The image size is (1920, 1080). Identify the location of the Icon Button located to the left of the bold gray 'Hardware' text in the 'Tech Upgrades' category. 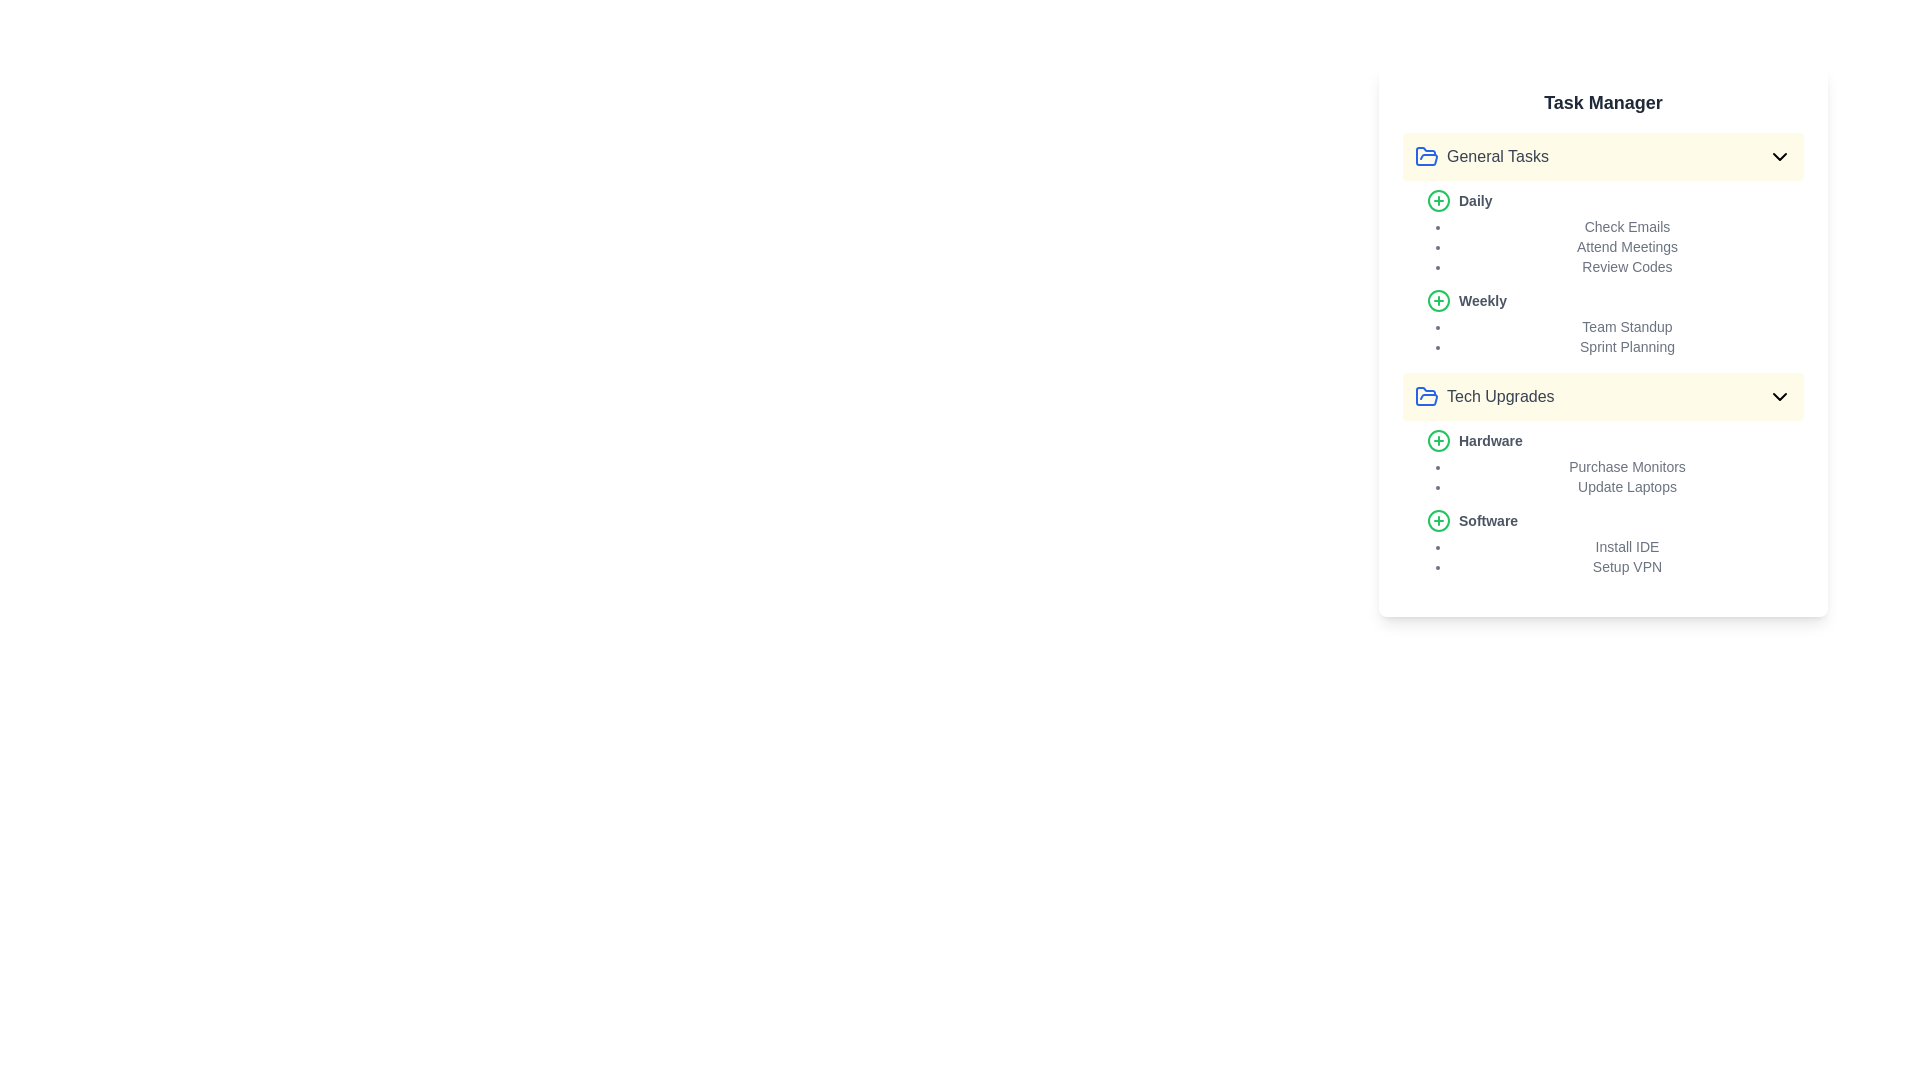
(1438, 439).